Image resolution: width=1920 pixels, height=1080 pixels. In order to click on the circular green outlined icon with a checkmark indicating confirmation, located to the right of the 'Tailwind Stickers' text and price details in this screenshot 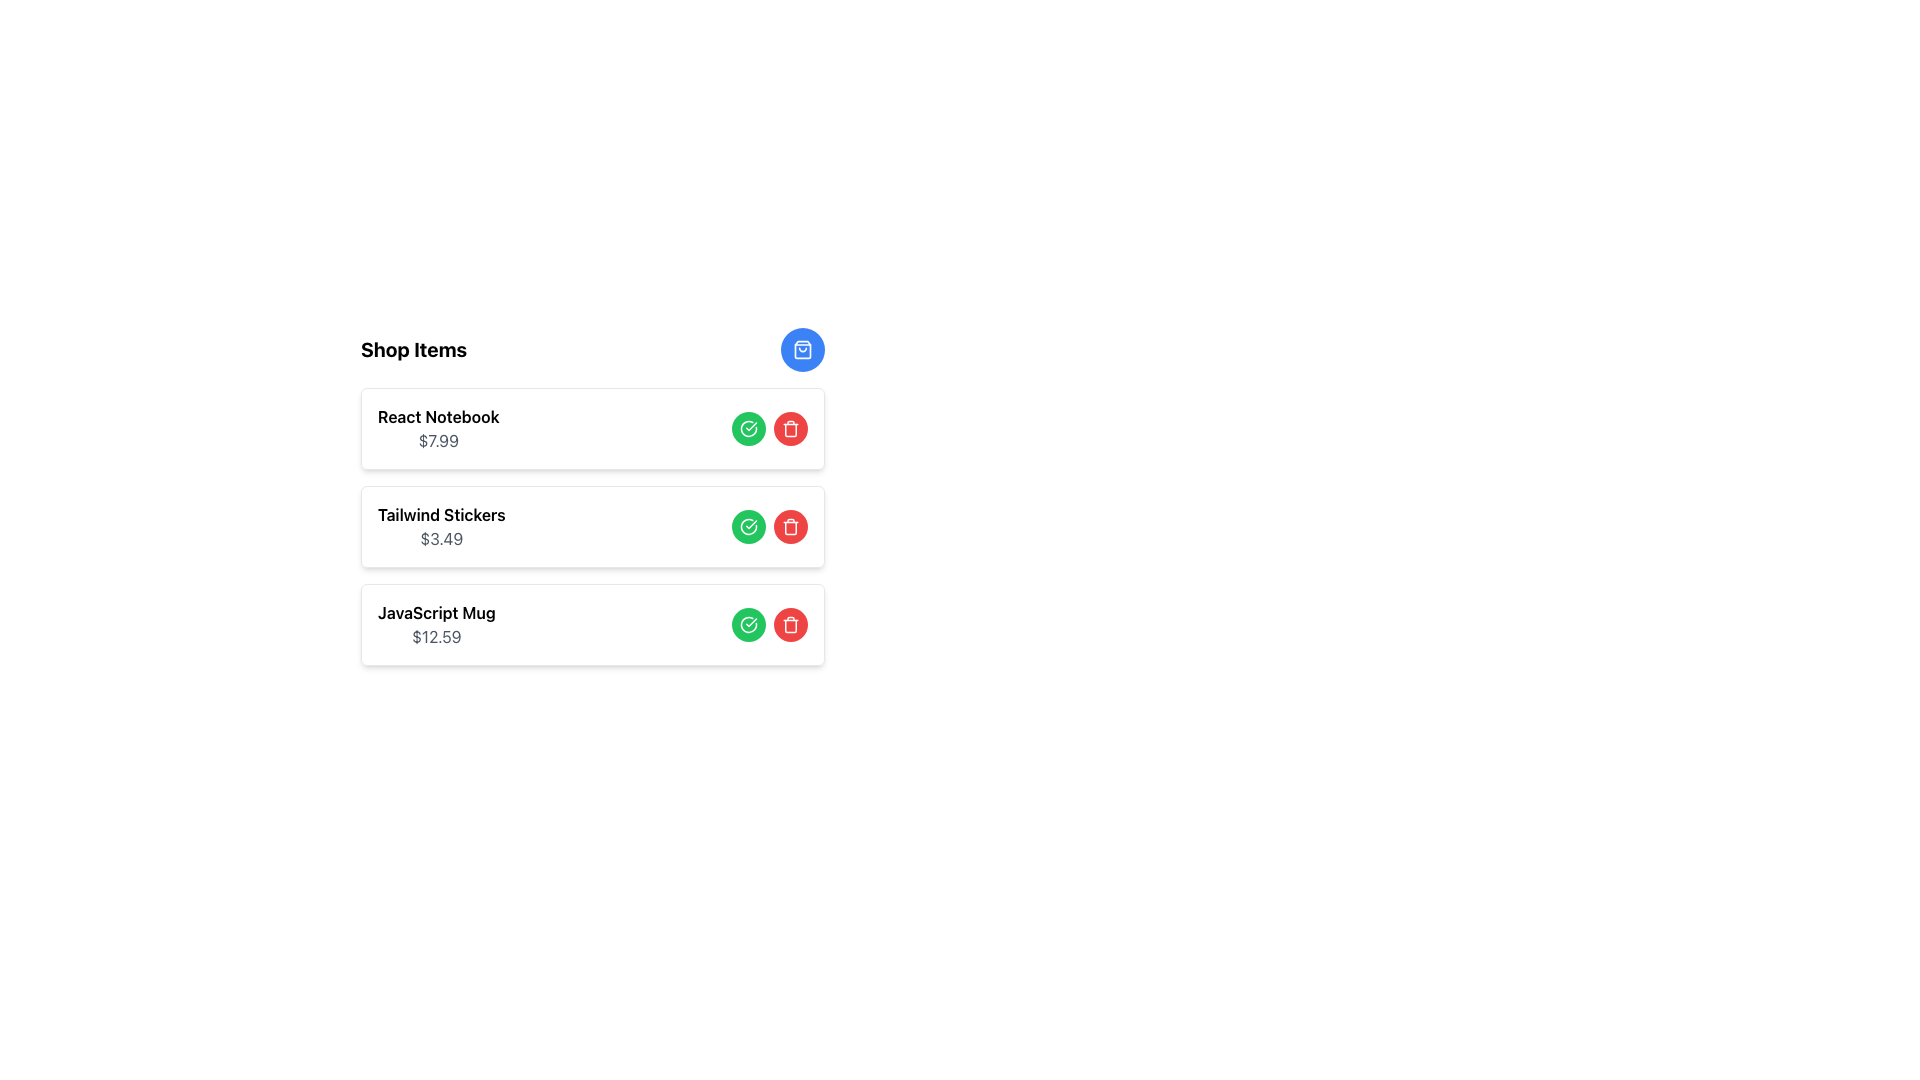, I will do `click(747, 427)`.